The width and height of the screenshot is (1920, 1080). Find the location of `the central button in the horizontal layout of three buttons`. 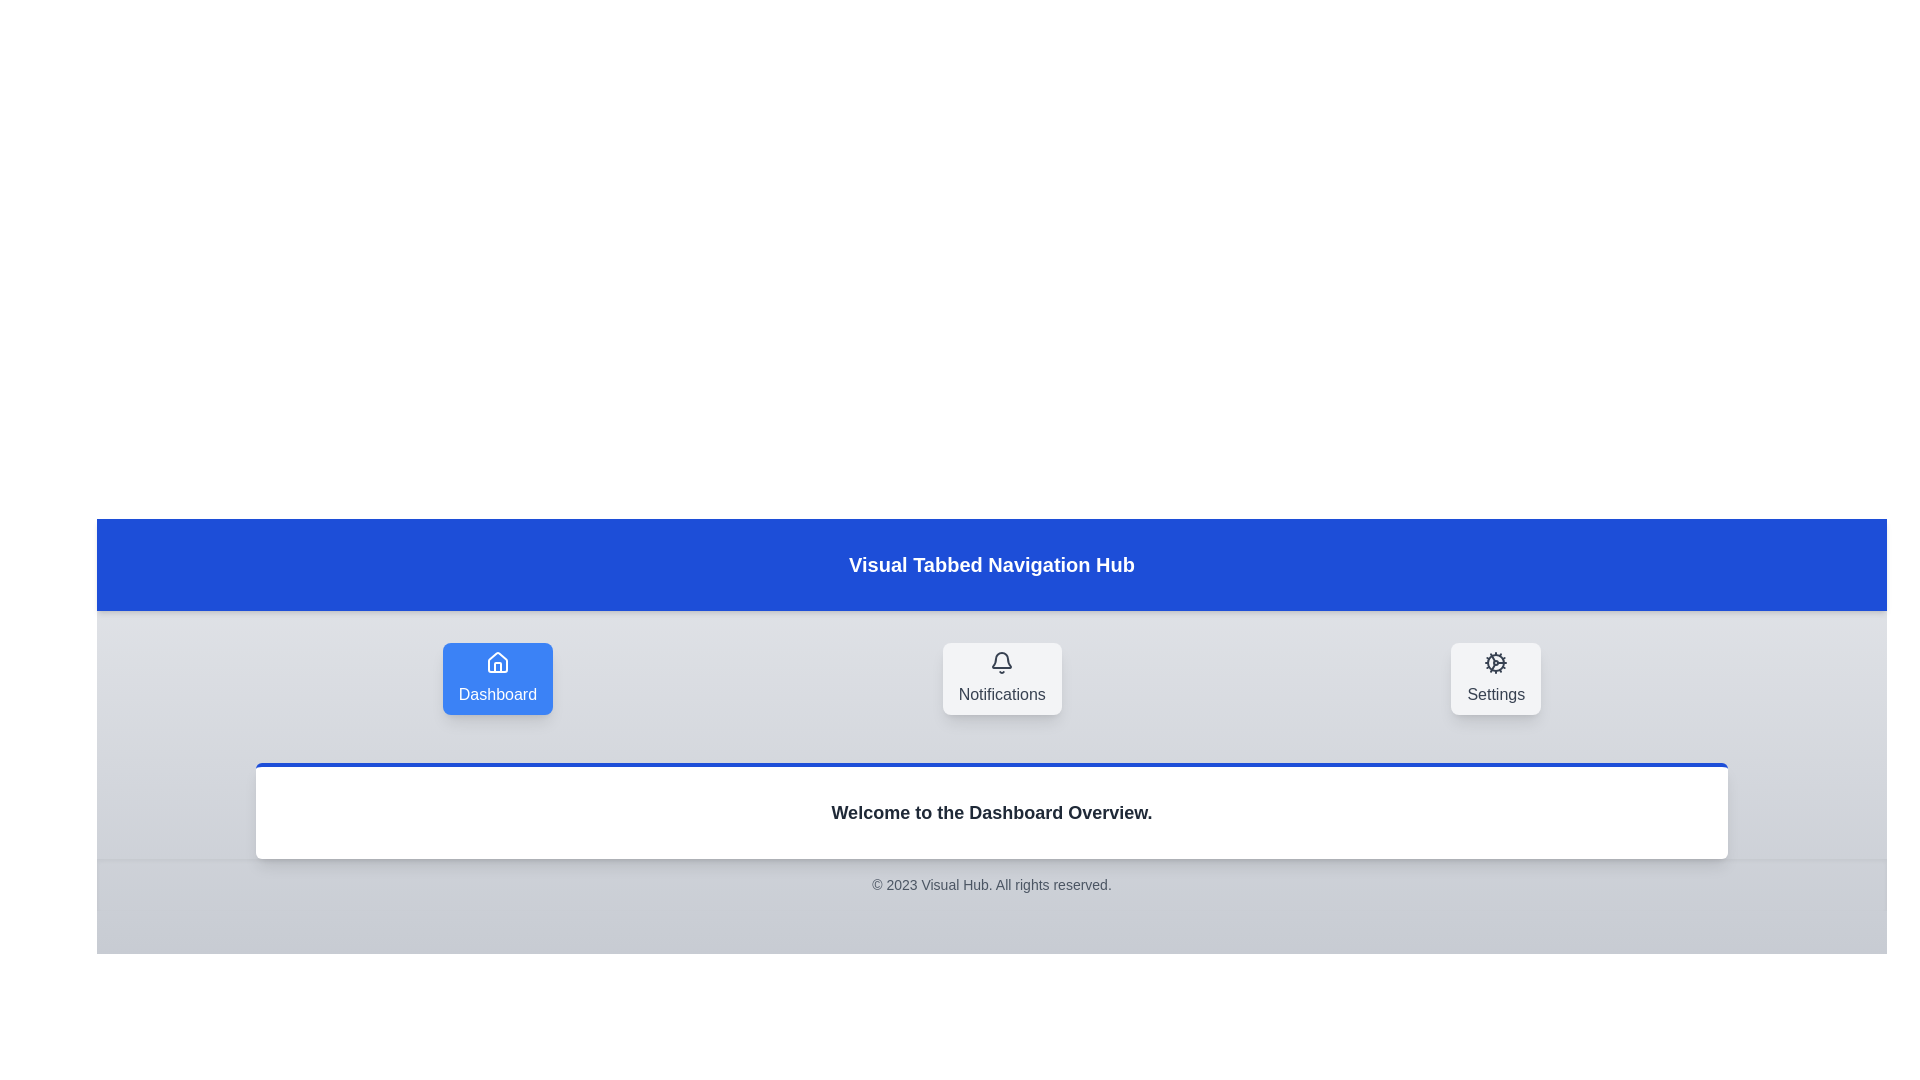

the central button in the horizontal layout of three buttons is located at coordinates (1002, 677).